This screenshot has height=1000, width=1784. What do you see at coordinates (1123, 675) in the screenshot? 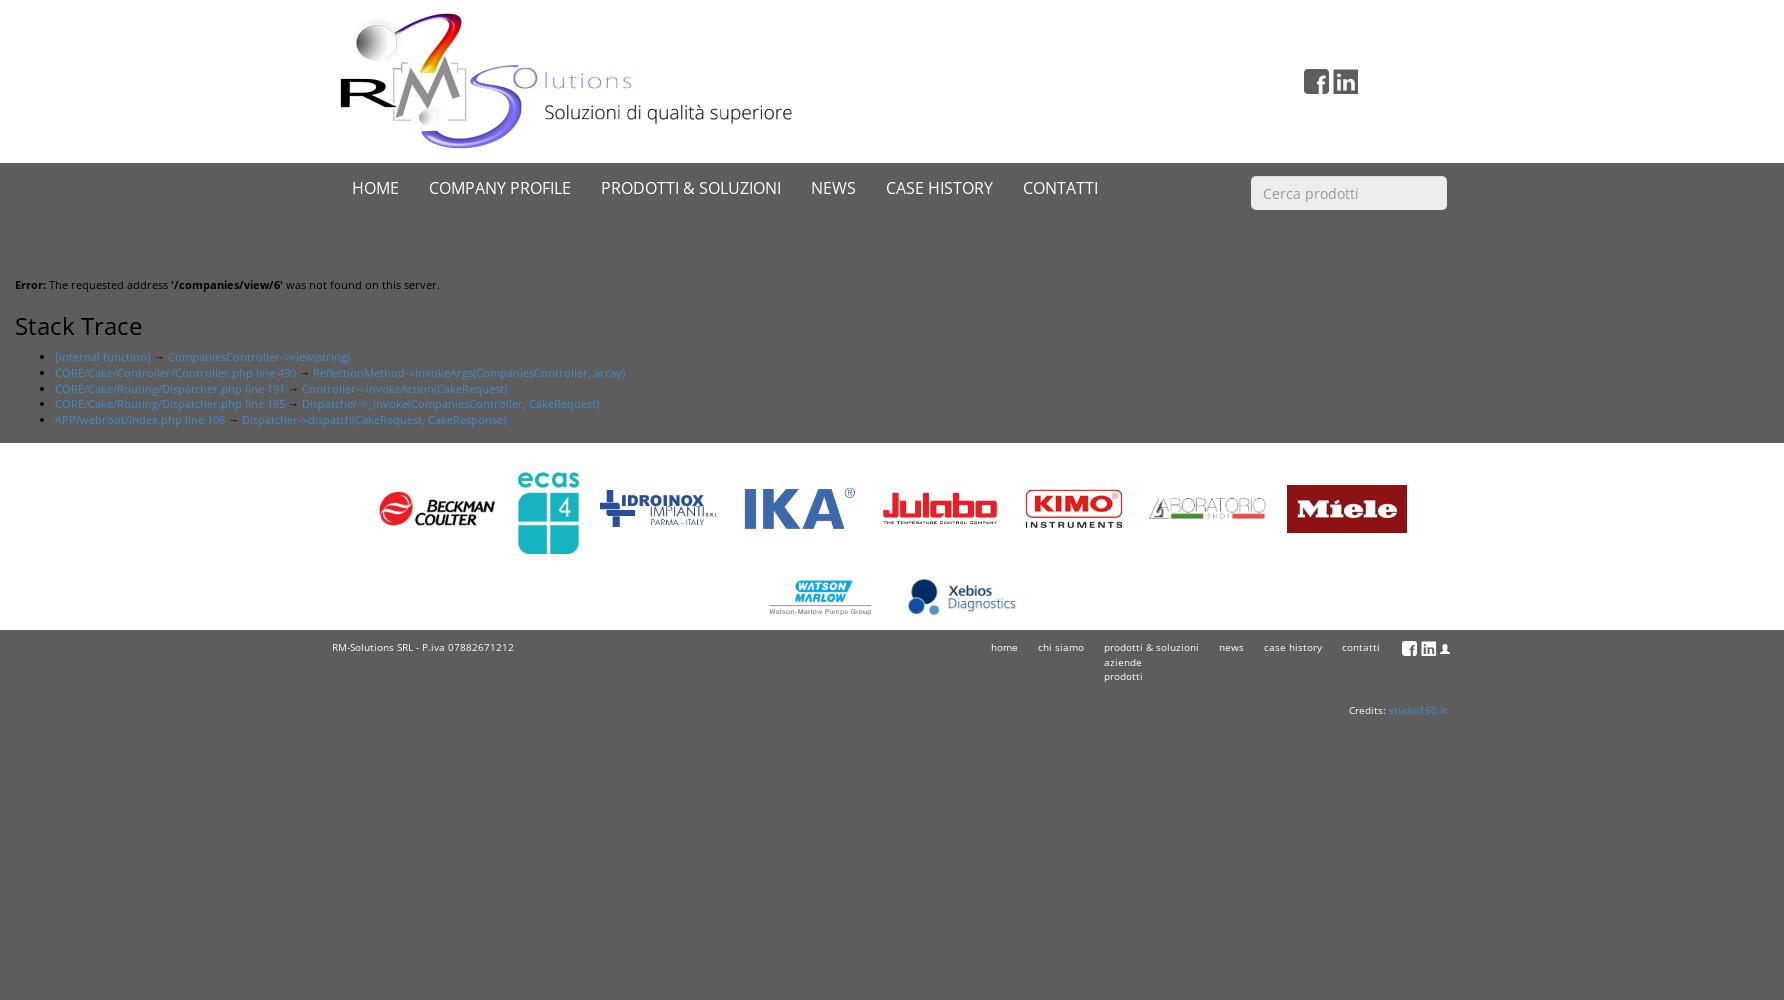
I see `'prodotti'` at bounding box center [1123, 675].